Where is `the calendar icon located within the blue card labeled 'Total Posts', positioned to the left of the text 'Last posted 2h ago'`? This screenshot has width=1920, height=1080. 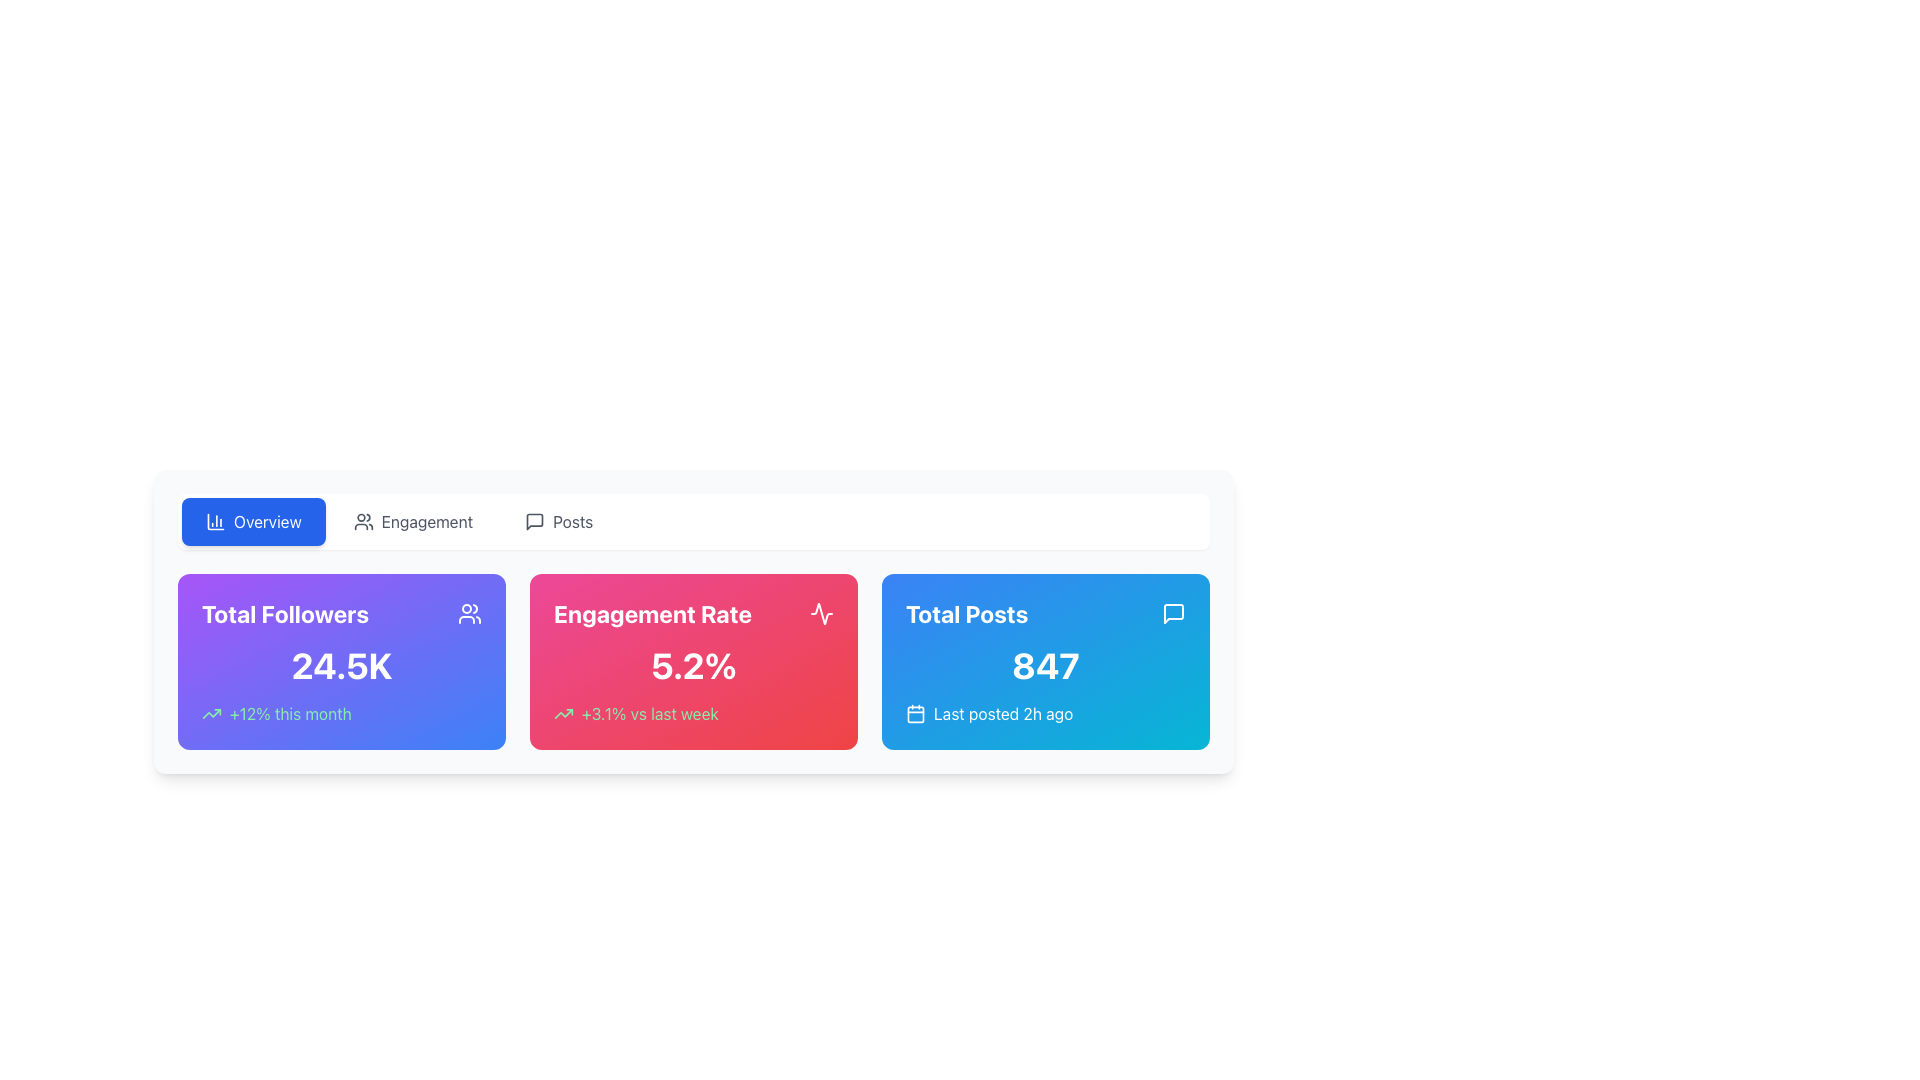 the calendar icon located within the blue card labeled 'Total Posts', positioned to the left of the text 'Last posted 2h ago' is located at coordinates (915, 712).